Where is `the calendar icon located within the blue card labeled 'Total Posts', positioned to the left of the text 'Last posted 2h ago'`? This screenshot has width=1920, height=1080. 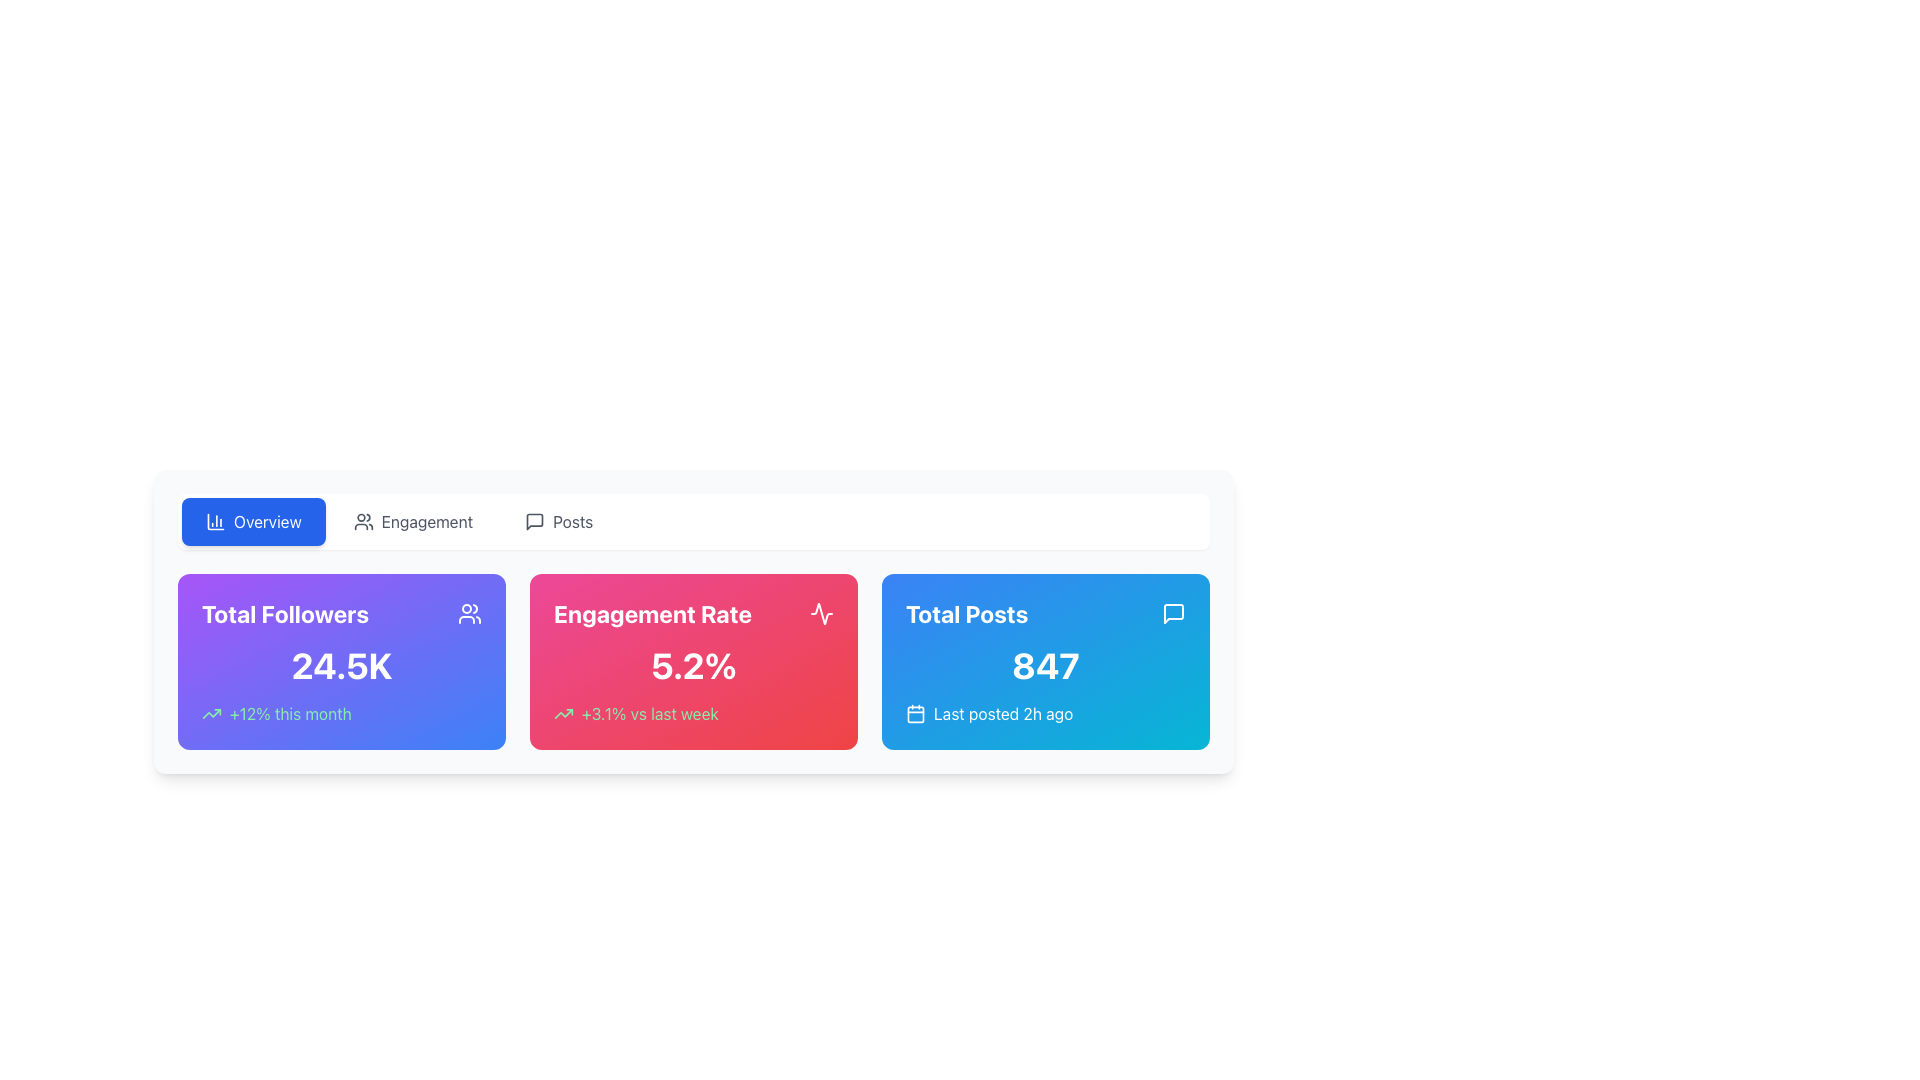 the calendar icon located within the blue card labeled 'Total Posts', positioned to the left of the text 'Last posted 2h ago' is located at coordinates (915, 712).